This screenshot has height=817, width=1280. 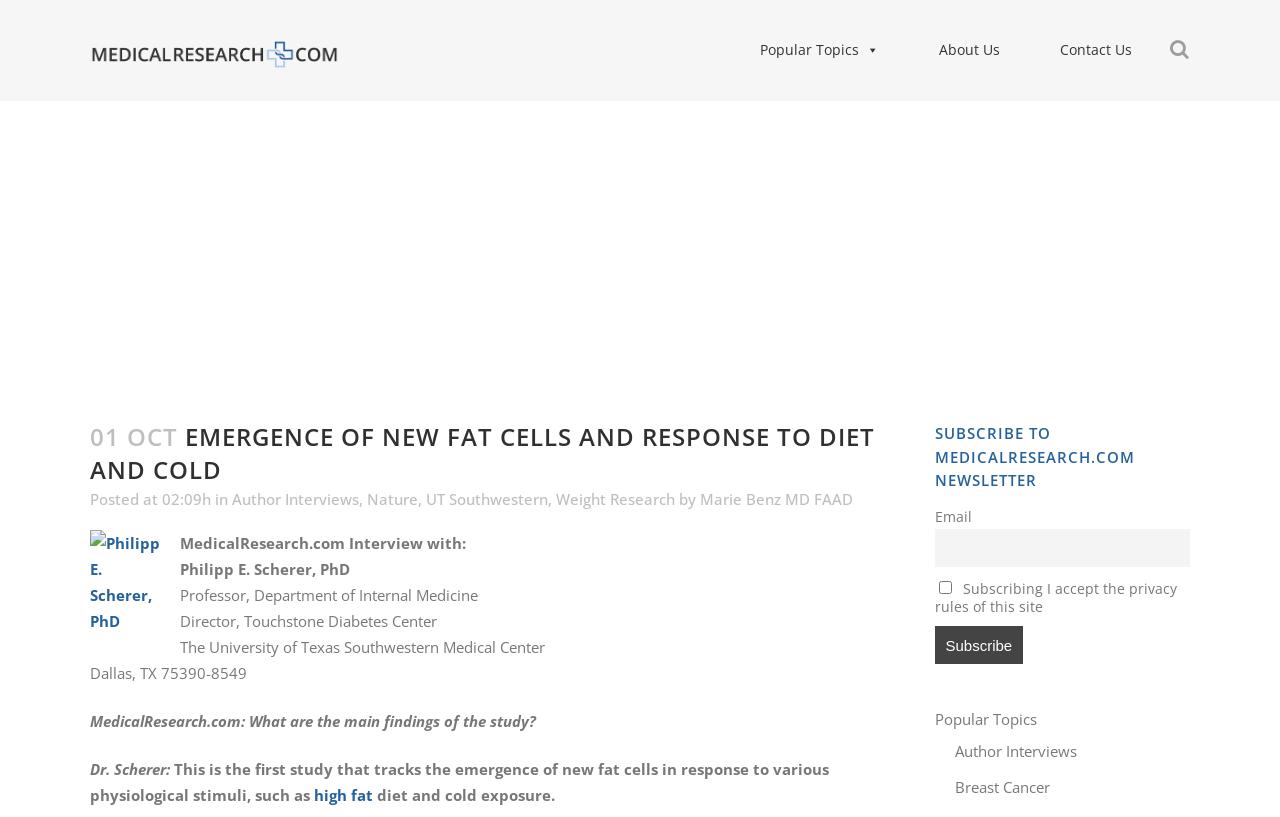 What do you see at coordinates (168, 671) in the screenshot?
I see `'Dallas, TX 75390-8549'` at bounding box center [168, 671].